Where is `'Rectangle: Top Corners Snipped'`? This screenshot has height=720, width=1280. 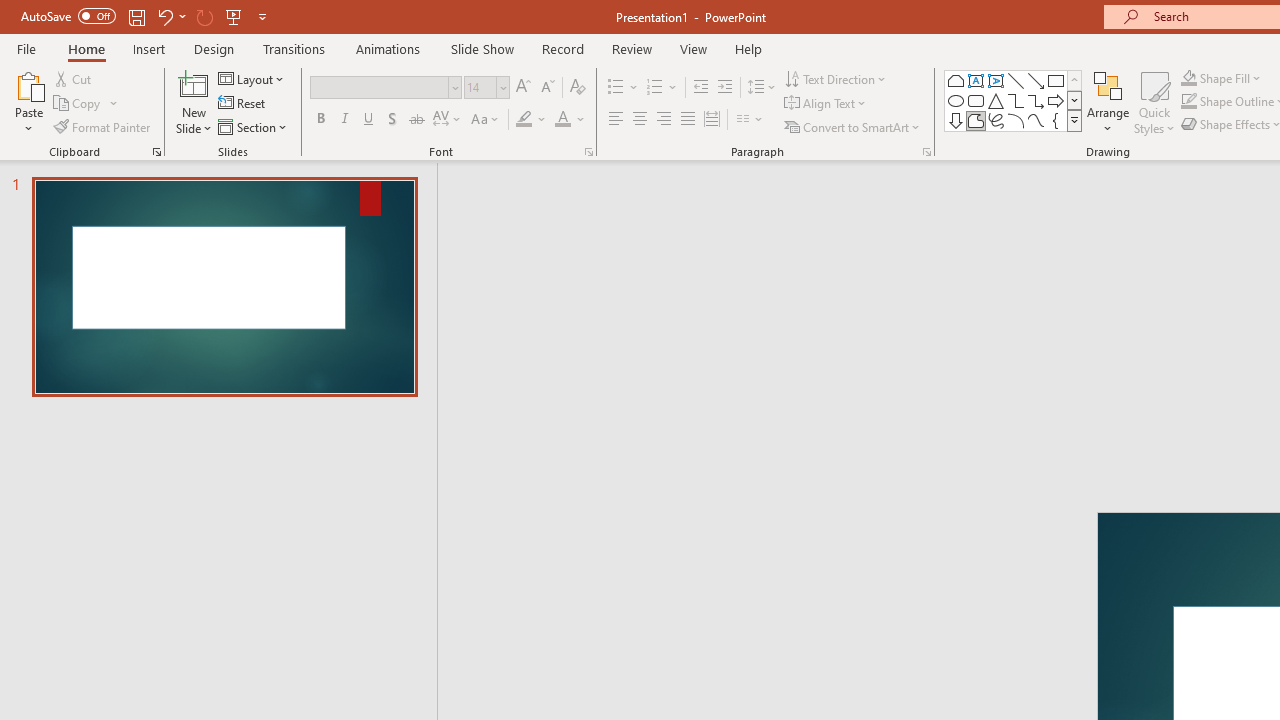 'Rectangle: Top Corners Snipped' is located at coordinates (955, 80).